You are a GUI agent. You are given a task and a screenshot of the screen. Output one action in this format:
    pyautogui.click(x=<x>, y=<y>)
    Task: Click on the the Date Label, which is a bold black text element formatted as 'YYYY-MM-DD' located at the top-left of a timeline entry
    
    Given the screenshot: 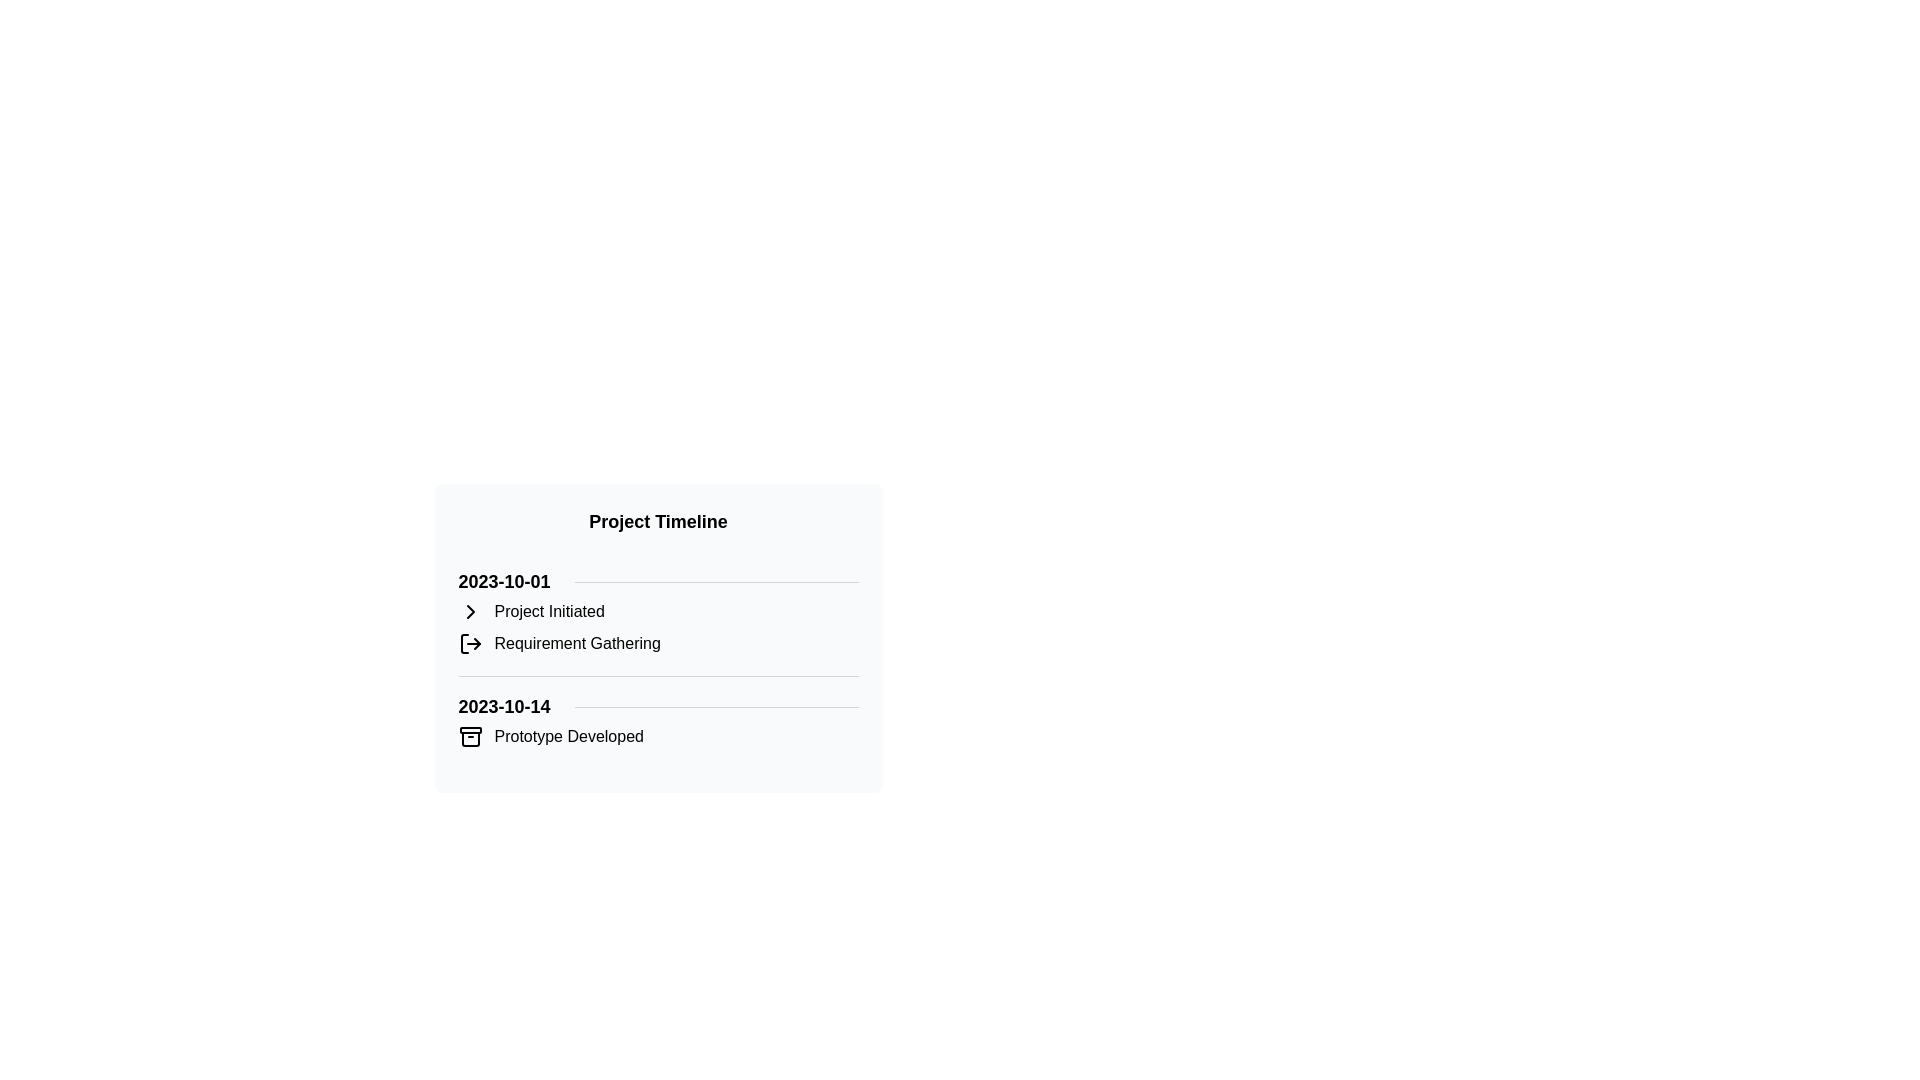 What is the action you would take?
    pyautogui.click(x=504, y=582)
    